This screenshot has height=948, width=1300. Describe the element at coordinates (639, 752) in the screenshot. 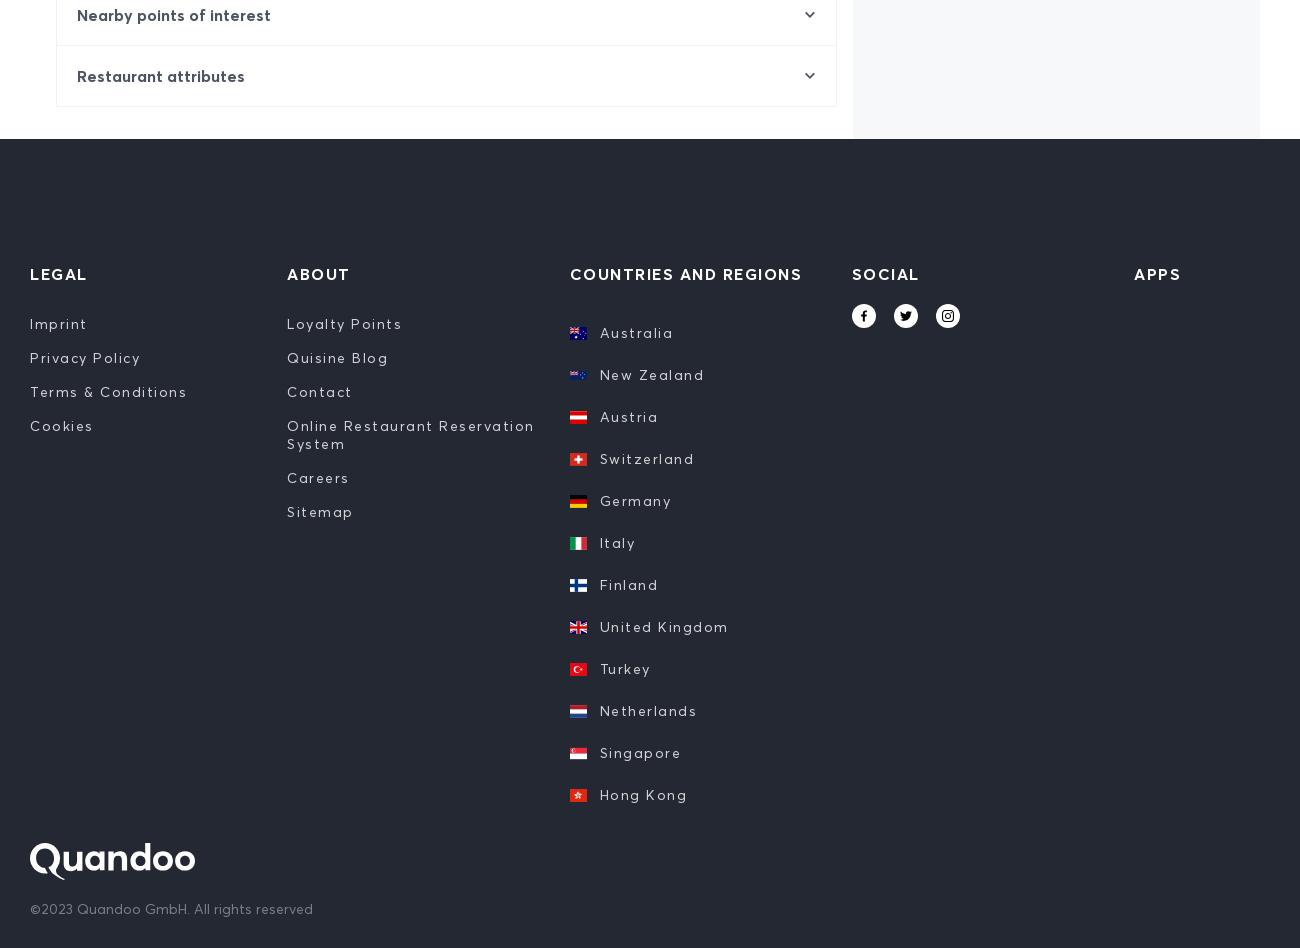

I see `'Singapore'` at that location.